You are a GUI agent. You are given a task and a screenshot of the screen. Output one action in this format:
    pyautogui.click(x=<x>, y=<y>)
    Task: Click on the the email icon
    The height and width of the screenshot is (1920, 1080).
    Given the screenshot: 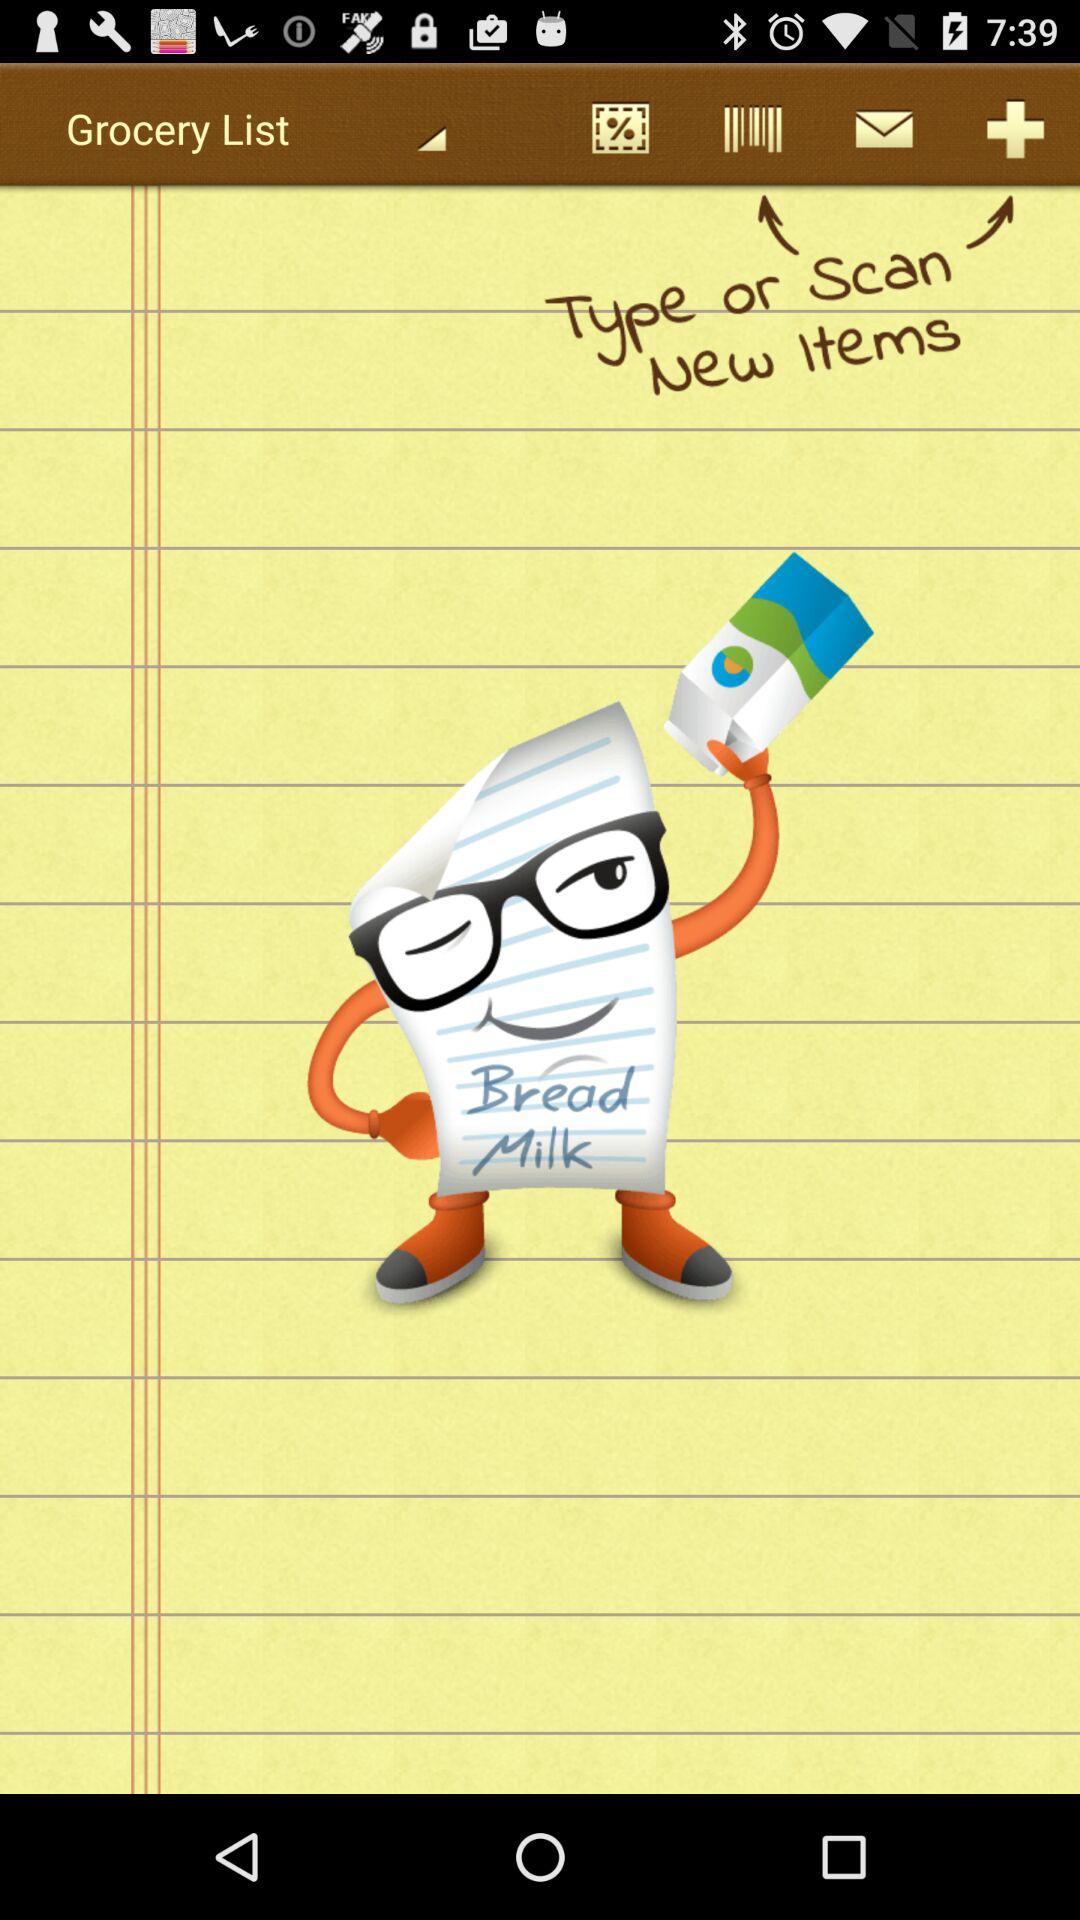 What is the action you would take?
    pyautogui.click(x=882, y=136)
    